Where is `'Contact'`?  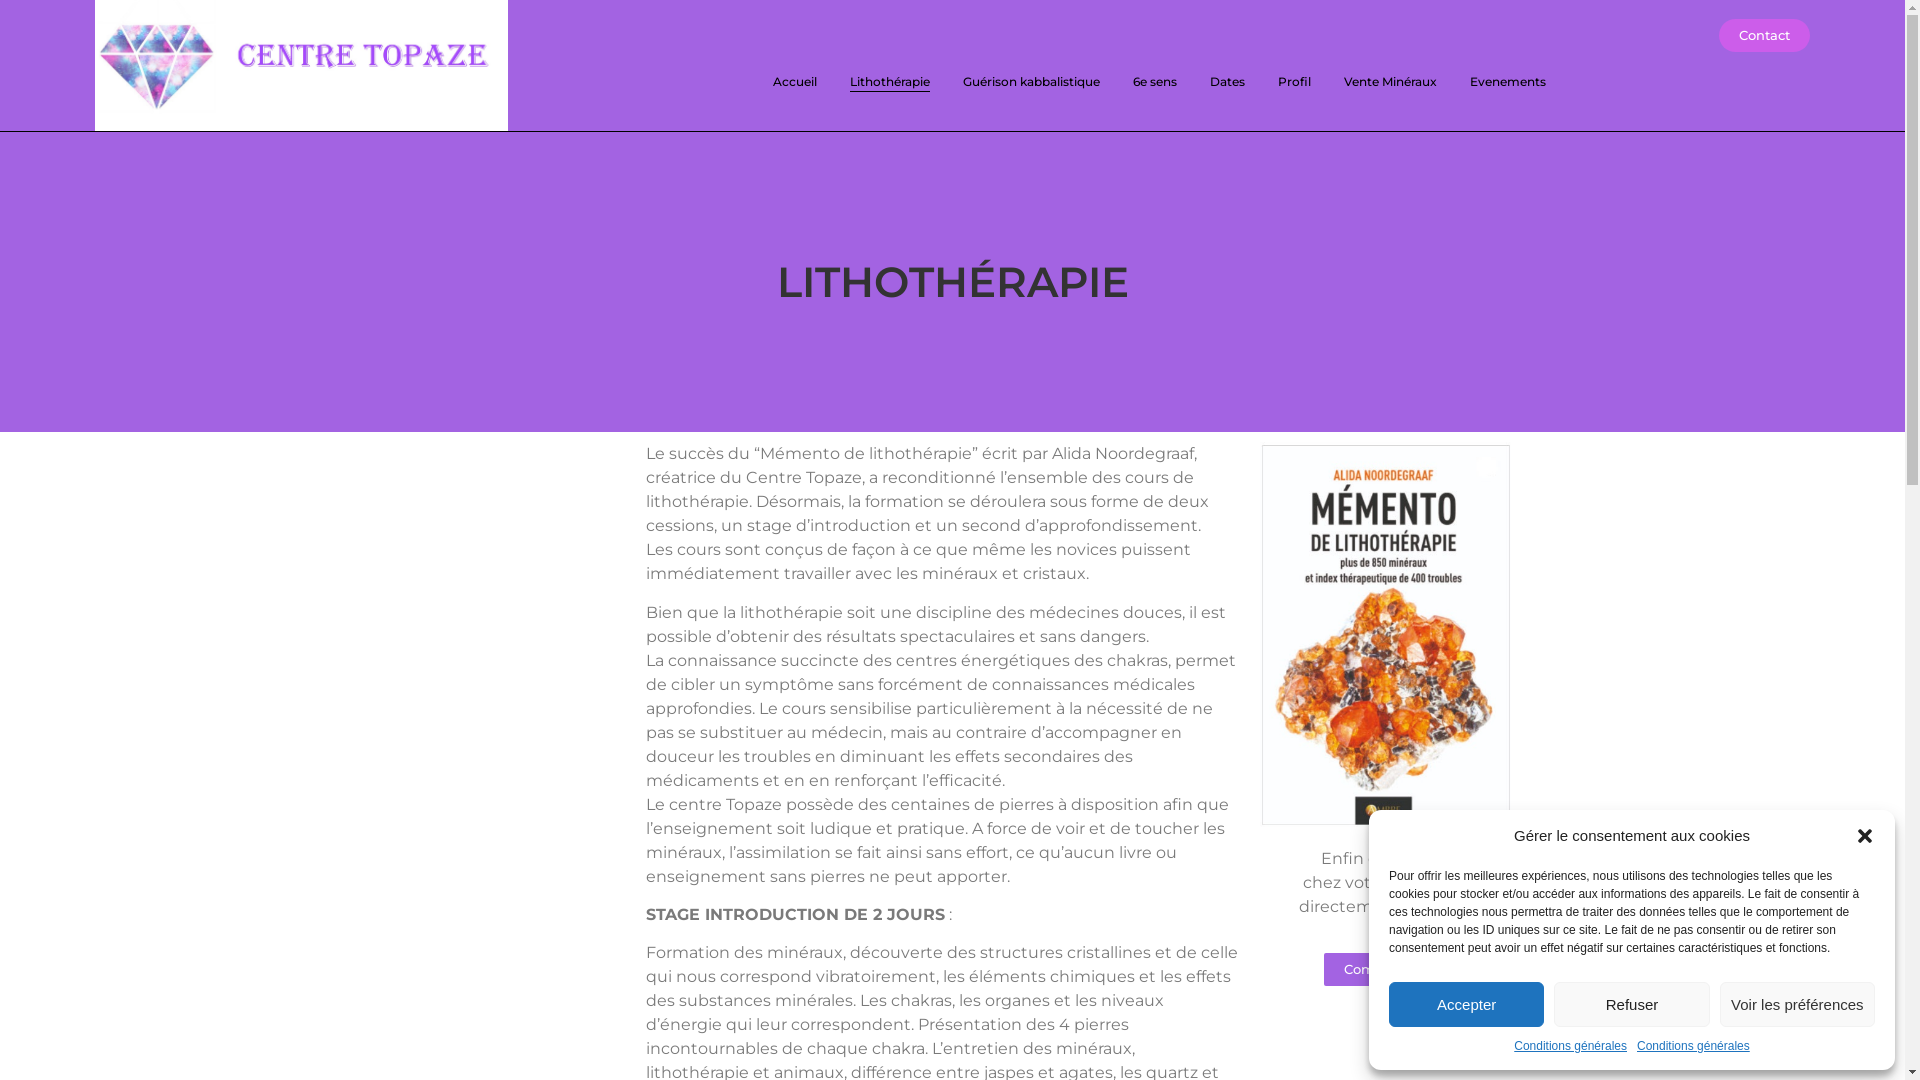 'Contact' is located at coordinates (1764, 35).